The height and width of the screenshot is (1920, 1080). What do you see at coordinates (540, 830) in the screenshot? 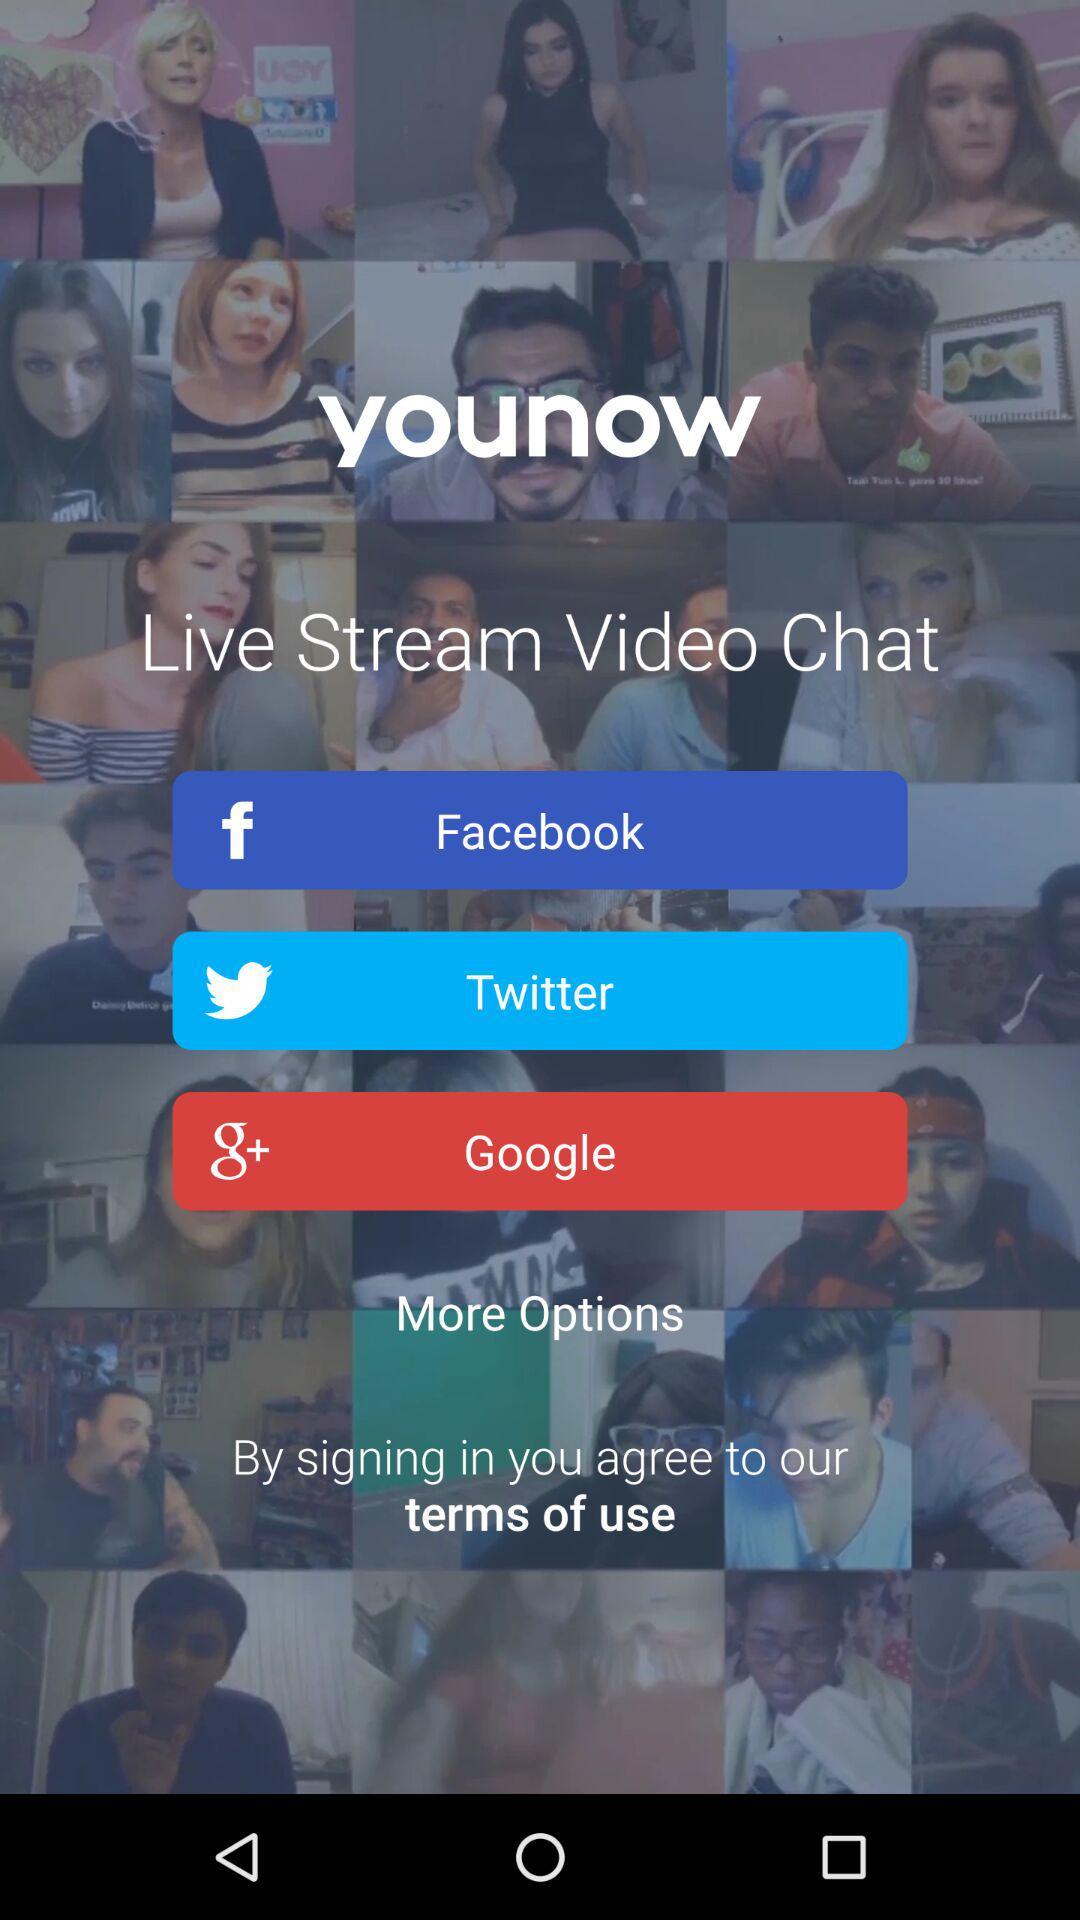
I see `login with facebook` at bounding box center [540, 830].